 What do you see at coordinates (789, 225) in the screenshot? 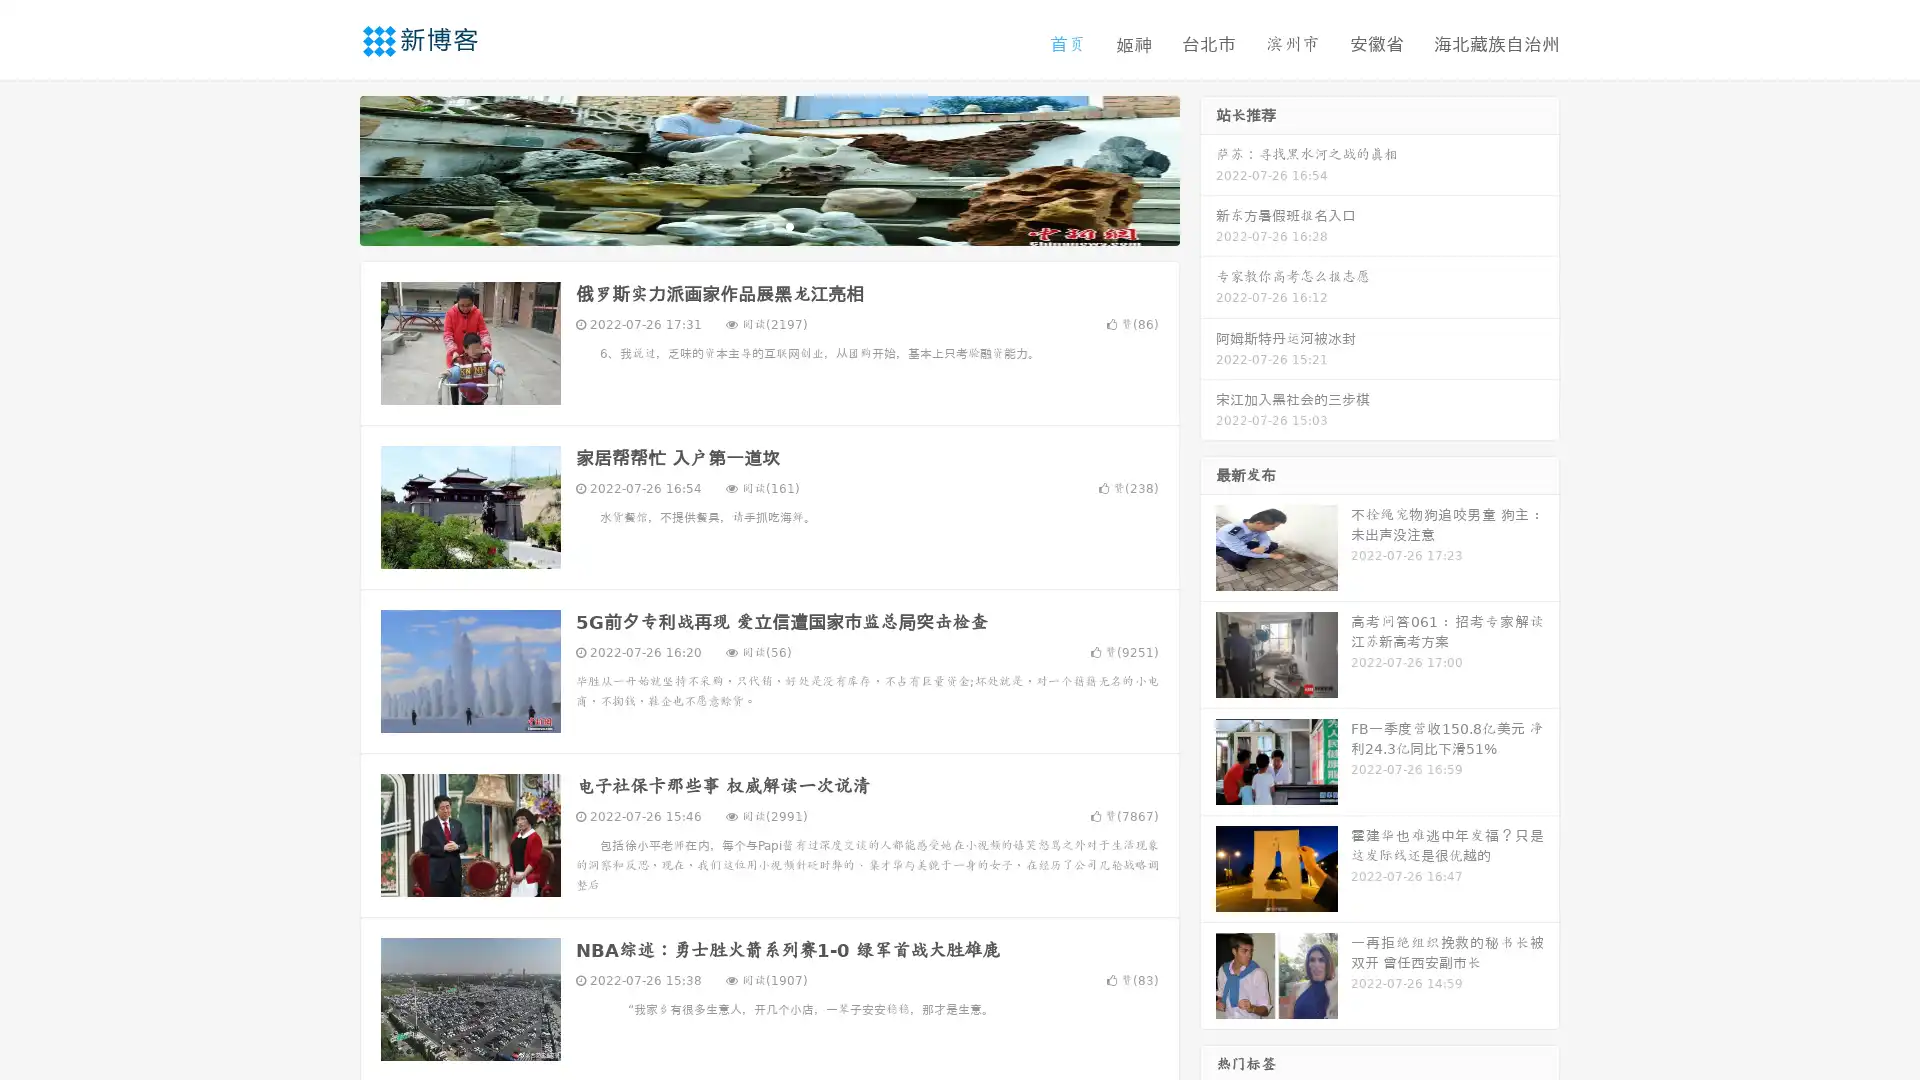
I see `Go to slide 3` at bounding box center [789, 225].